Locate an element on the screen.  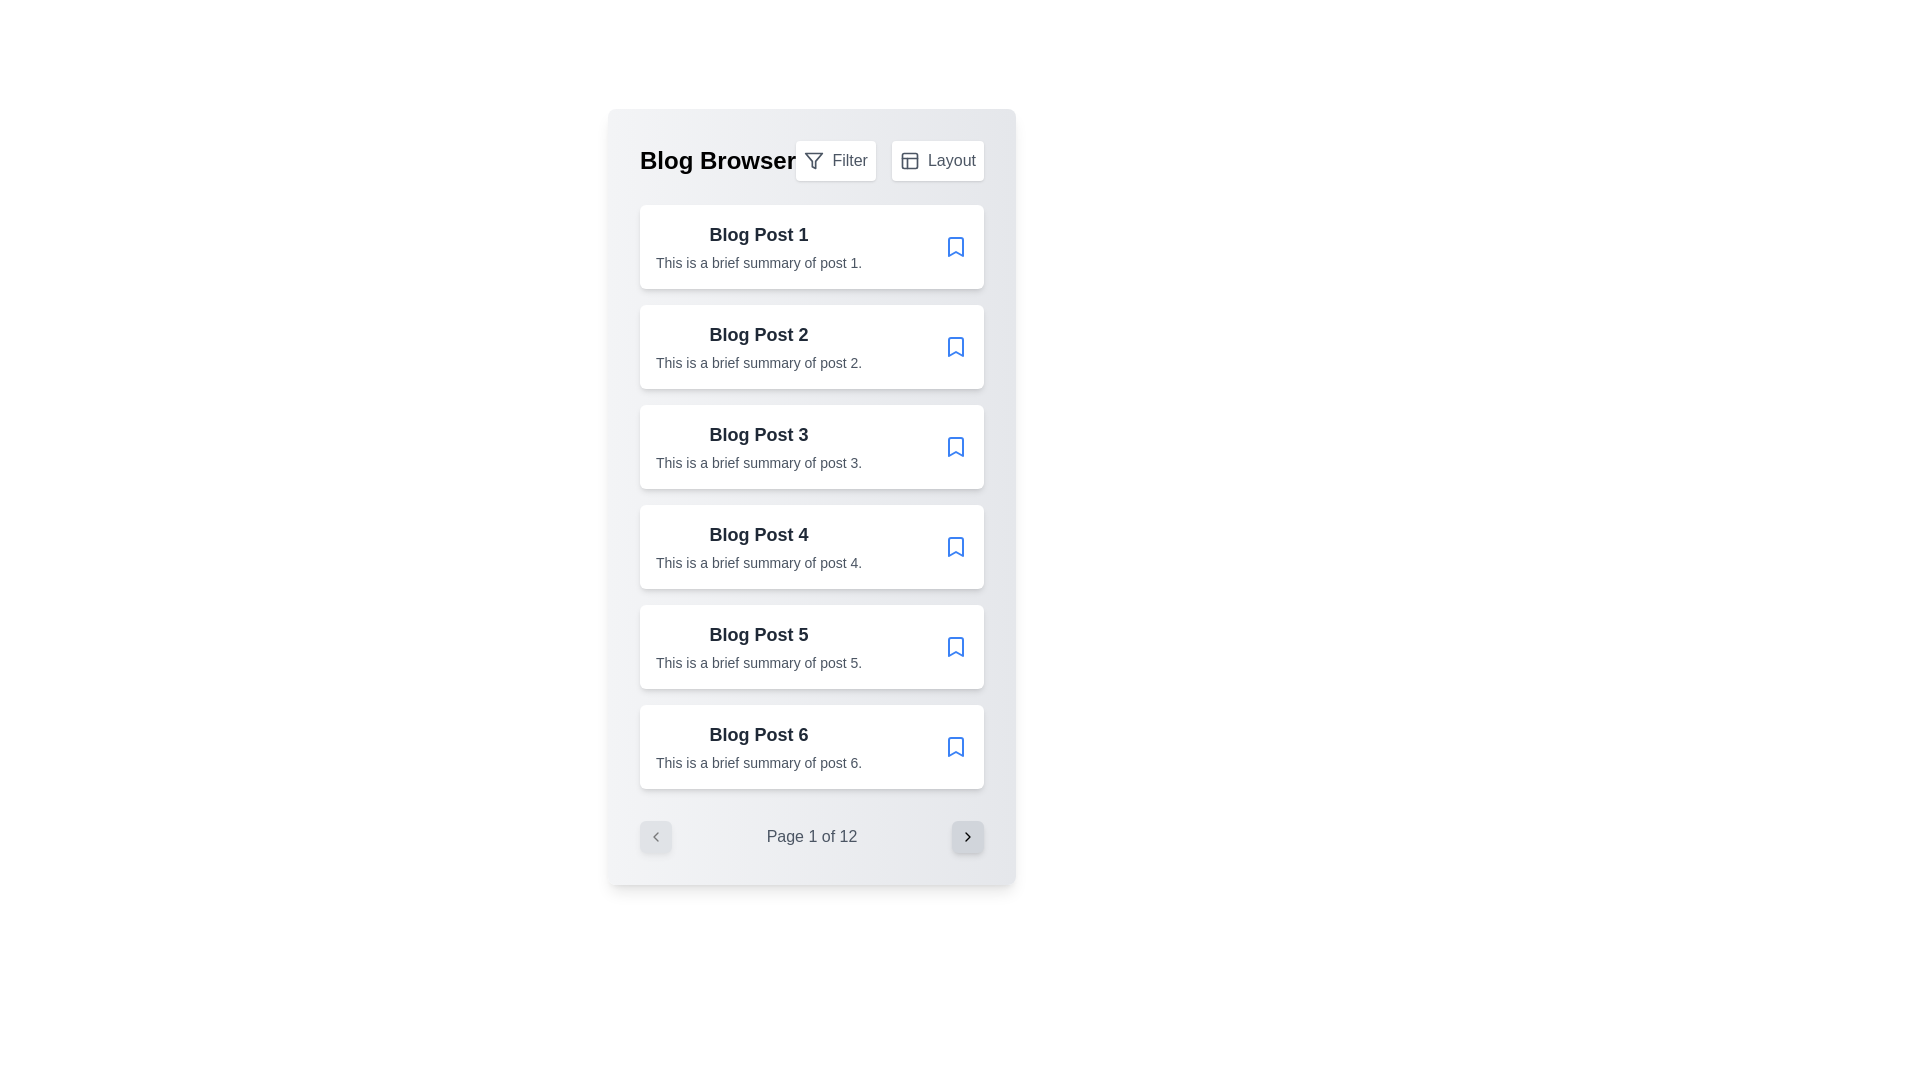
the bookmark icon at the top-right corner of the card for 'Blog Post 1' is located at coordinates (954, 245).